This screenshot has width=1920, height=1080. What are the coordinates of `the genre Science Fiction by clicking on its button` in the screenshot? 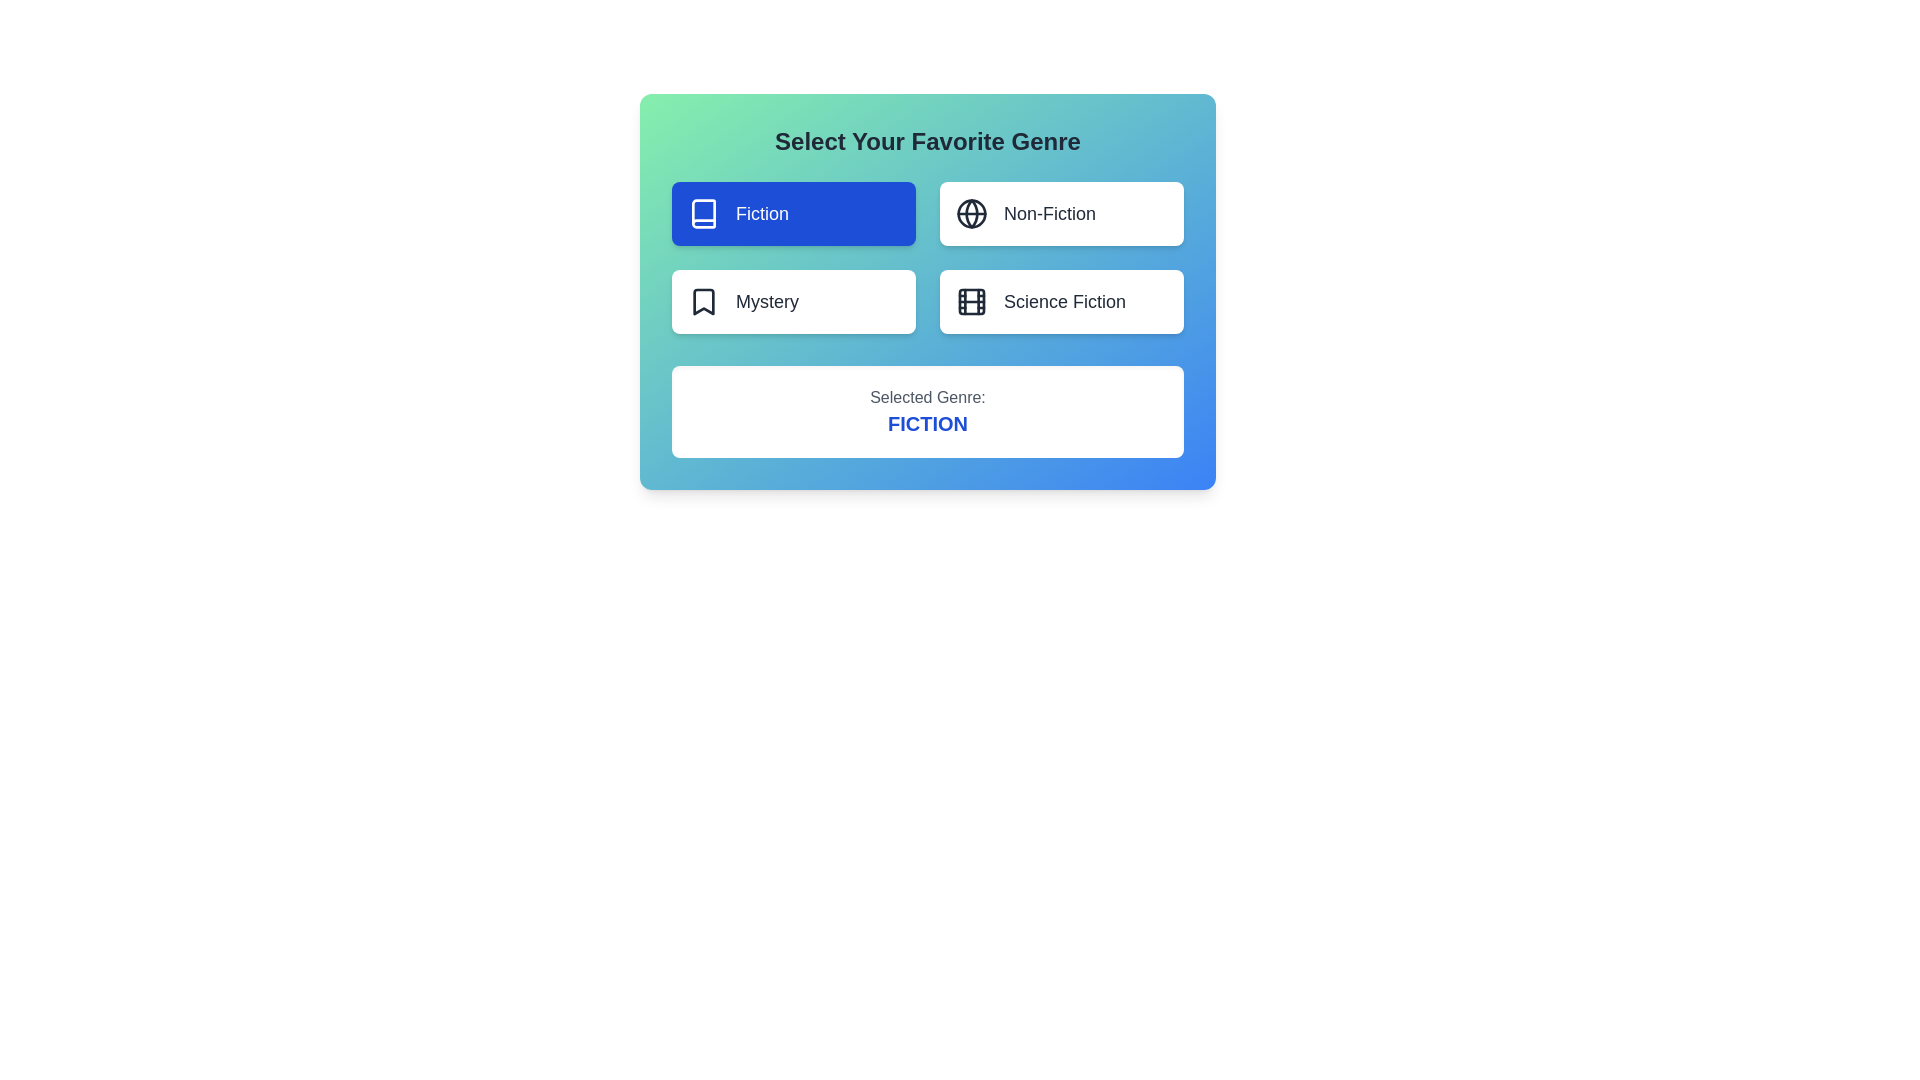 It's located at (1060, 301).